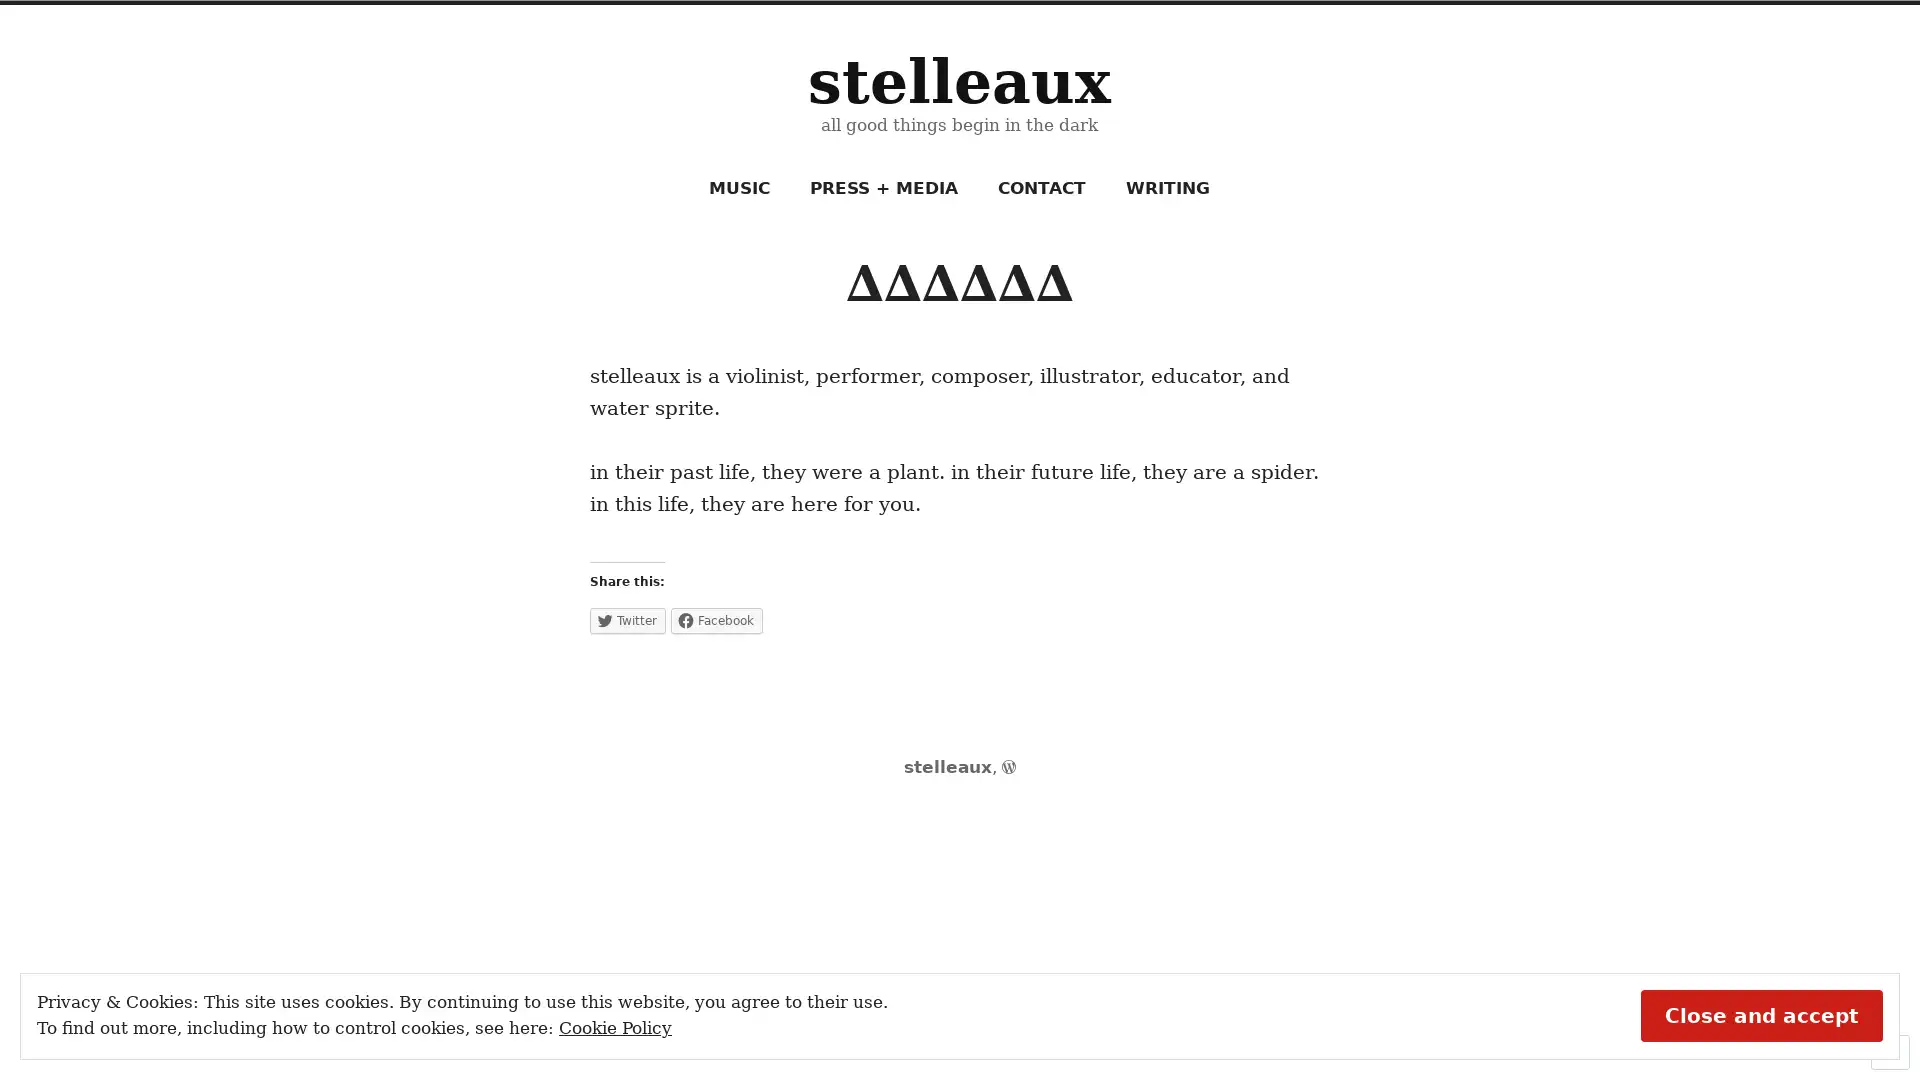  Describe the element at coordinates (1761, 1014) in the screenshot. I see `Close and accept` at that location.